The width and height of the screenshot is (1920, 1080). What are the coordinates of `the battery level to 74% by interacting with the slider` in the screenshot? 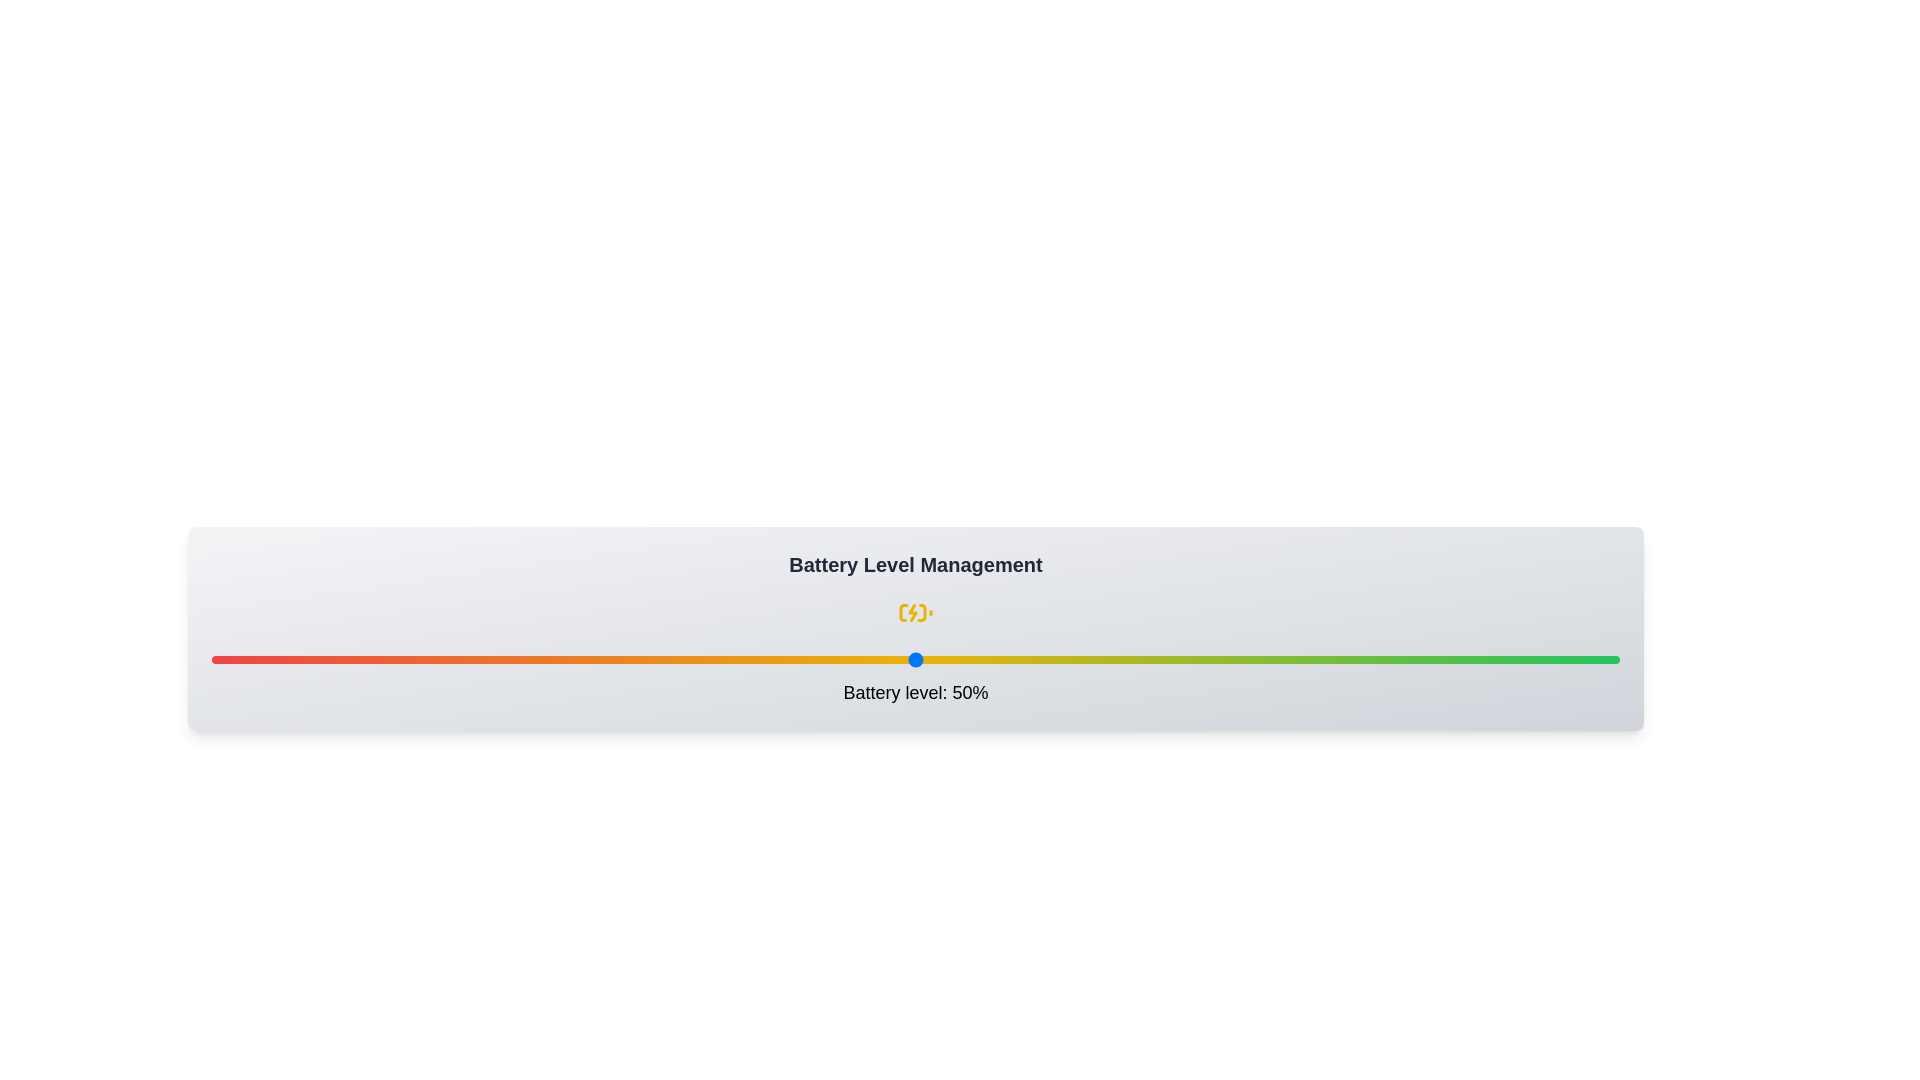 It's located at (1252, 659).